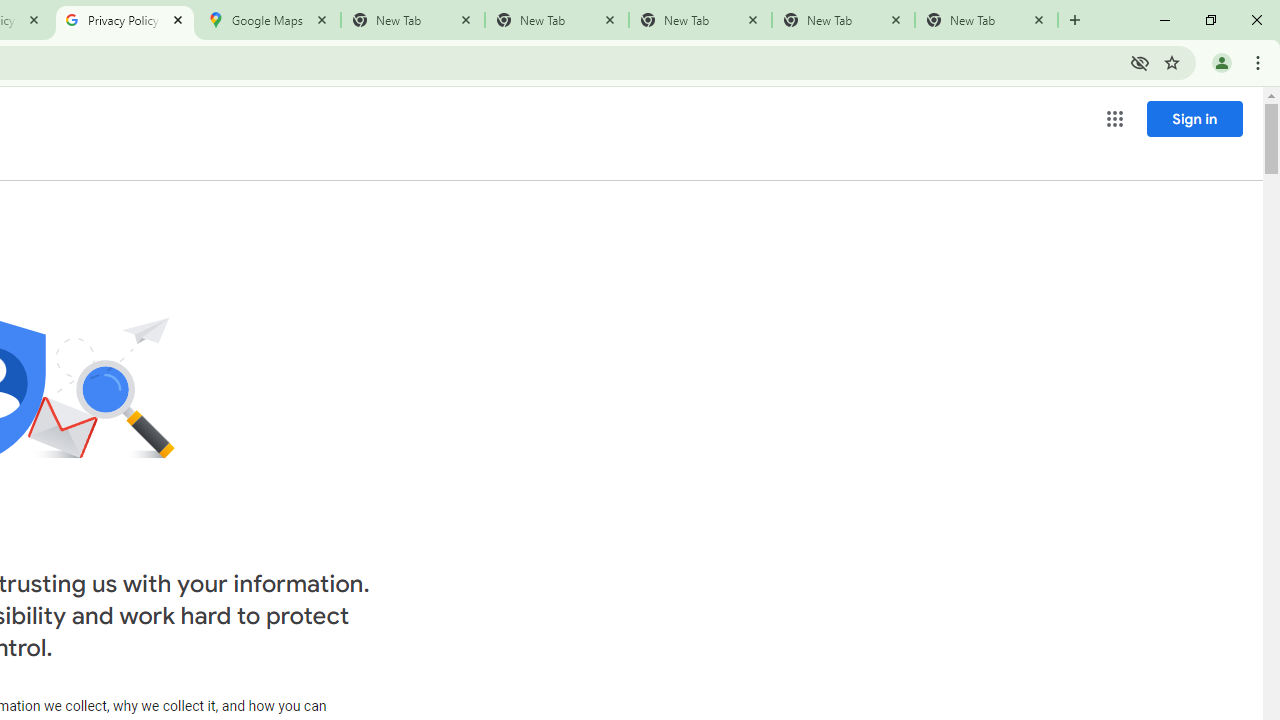 This screenshot has width=1280, height=720. Describe the element at coordinates (267, 20) in the screenshot. I see `'Google Maps'` at that location.